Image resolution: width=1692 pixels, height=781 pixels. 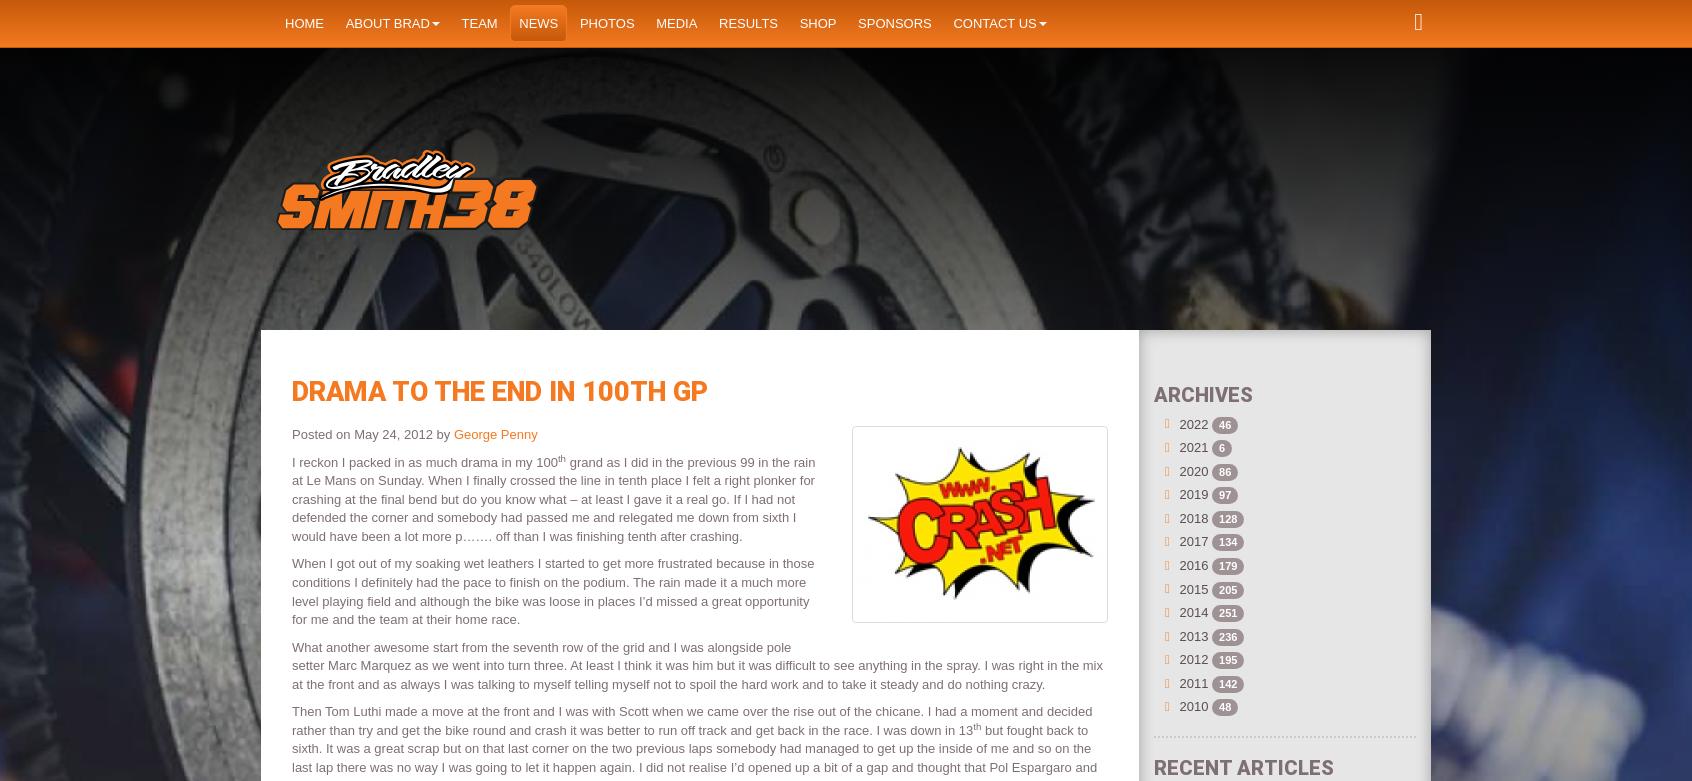 What do you see at coordinates (1192, 612) in the screenshot?
I see `'2014'` at bounding box center [1192, 612].